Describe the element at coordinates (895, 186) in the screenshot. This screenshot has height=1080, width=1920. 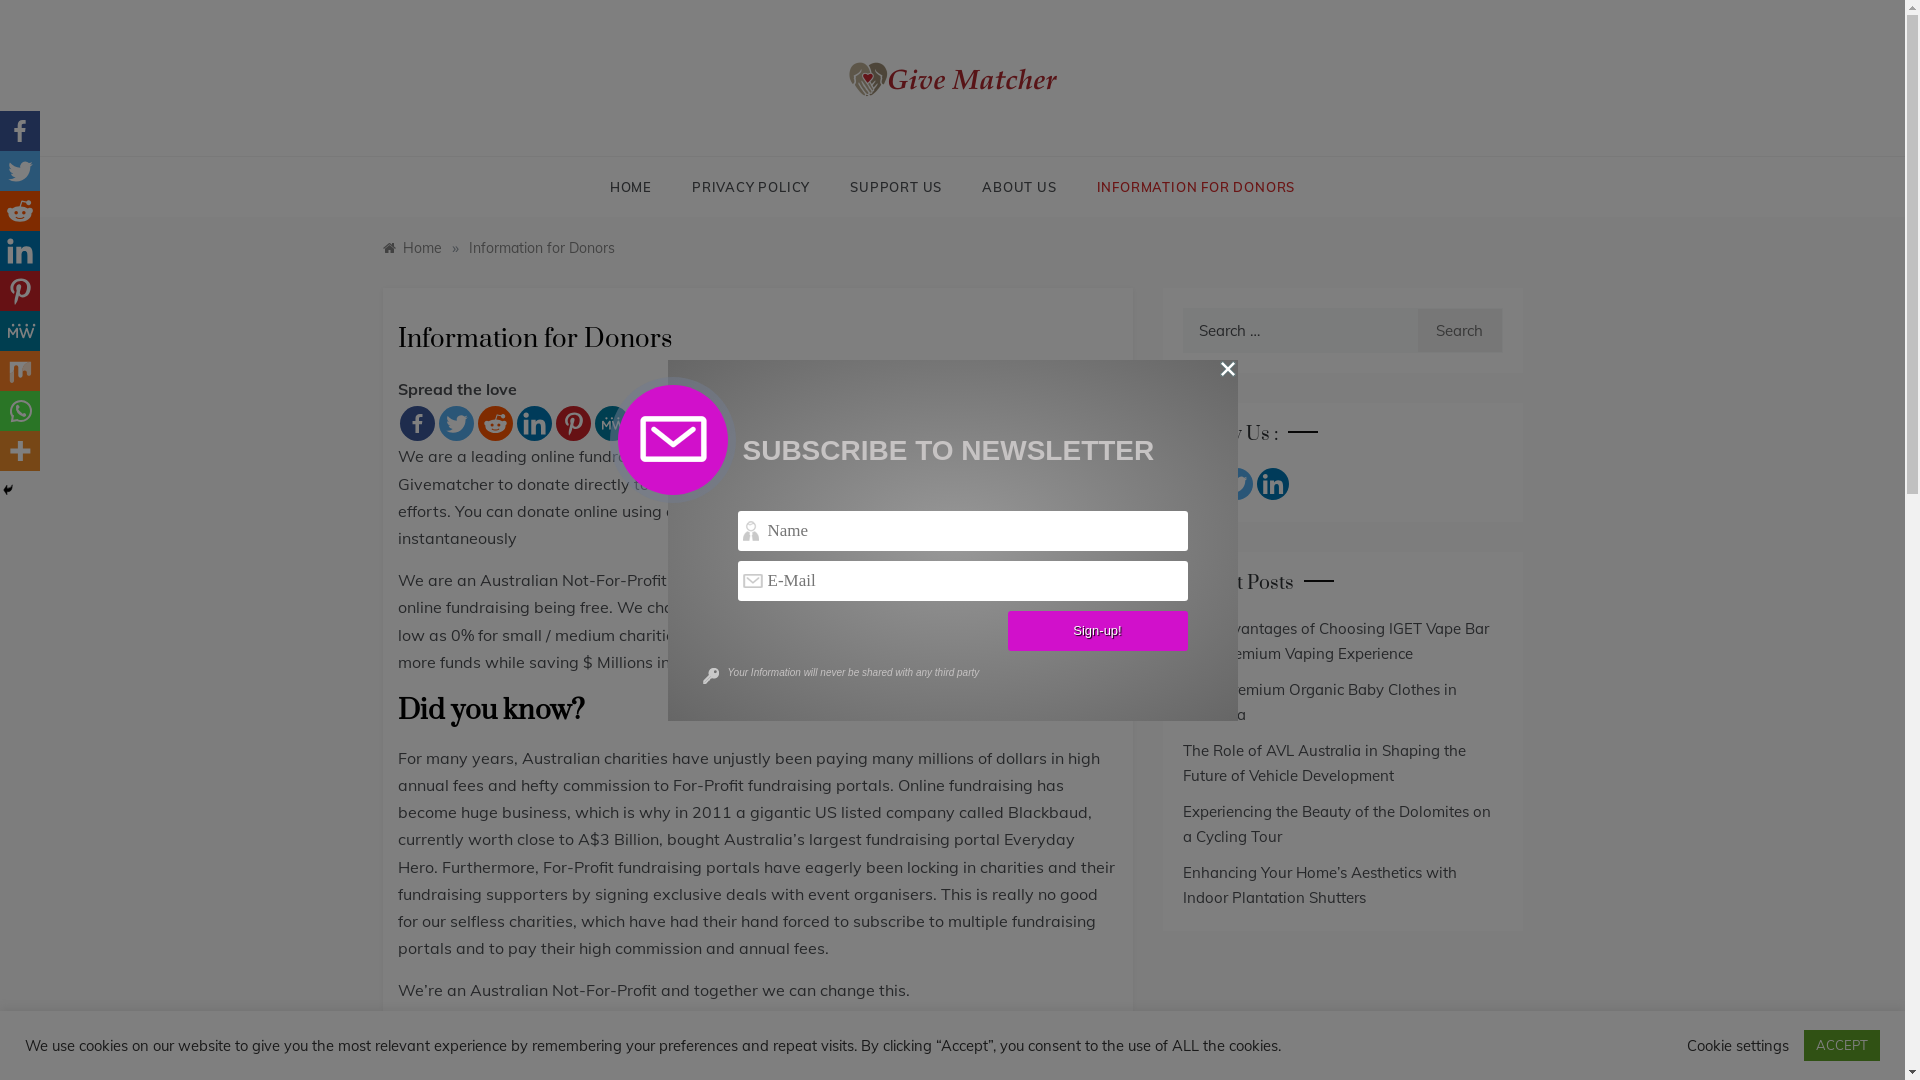
I see `'SUPPORT US'` at that location.